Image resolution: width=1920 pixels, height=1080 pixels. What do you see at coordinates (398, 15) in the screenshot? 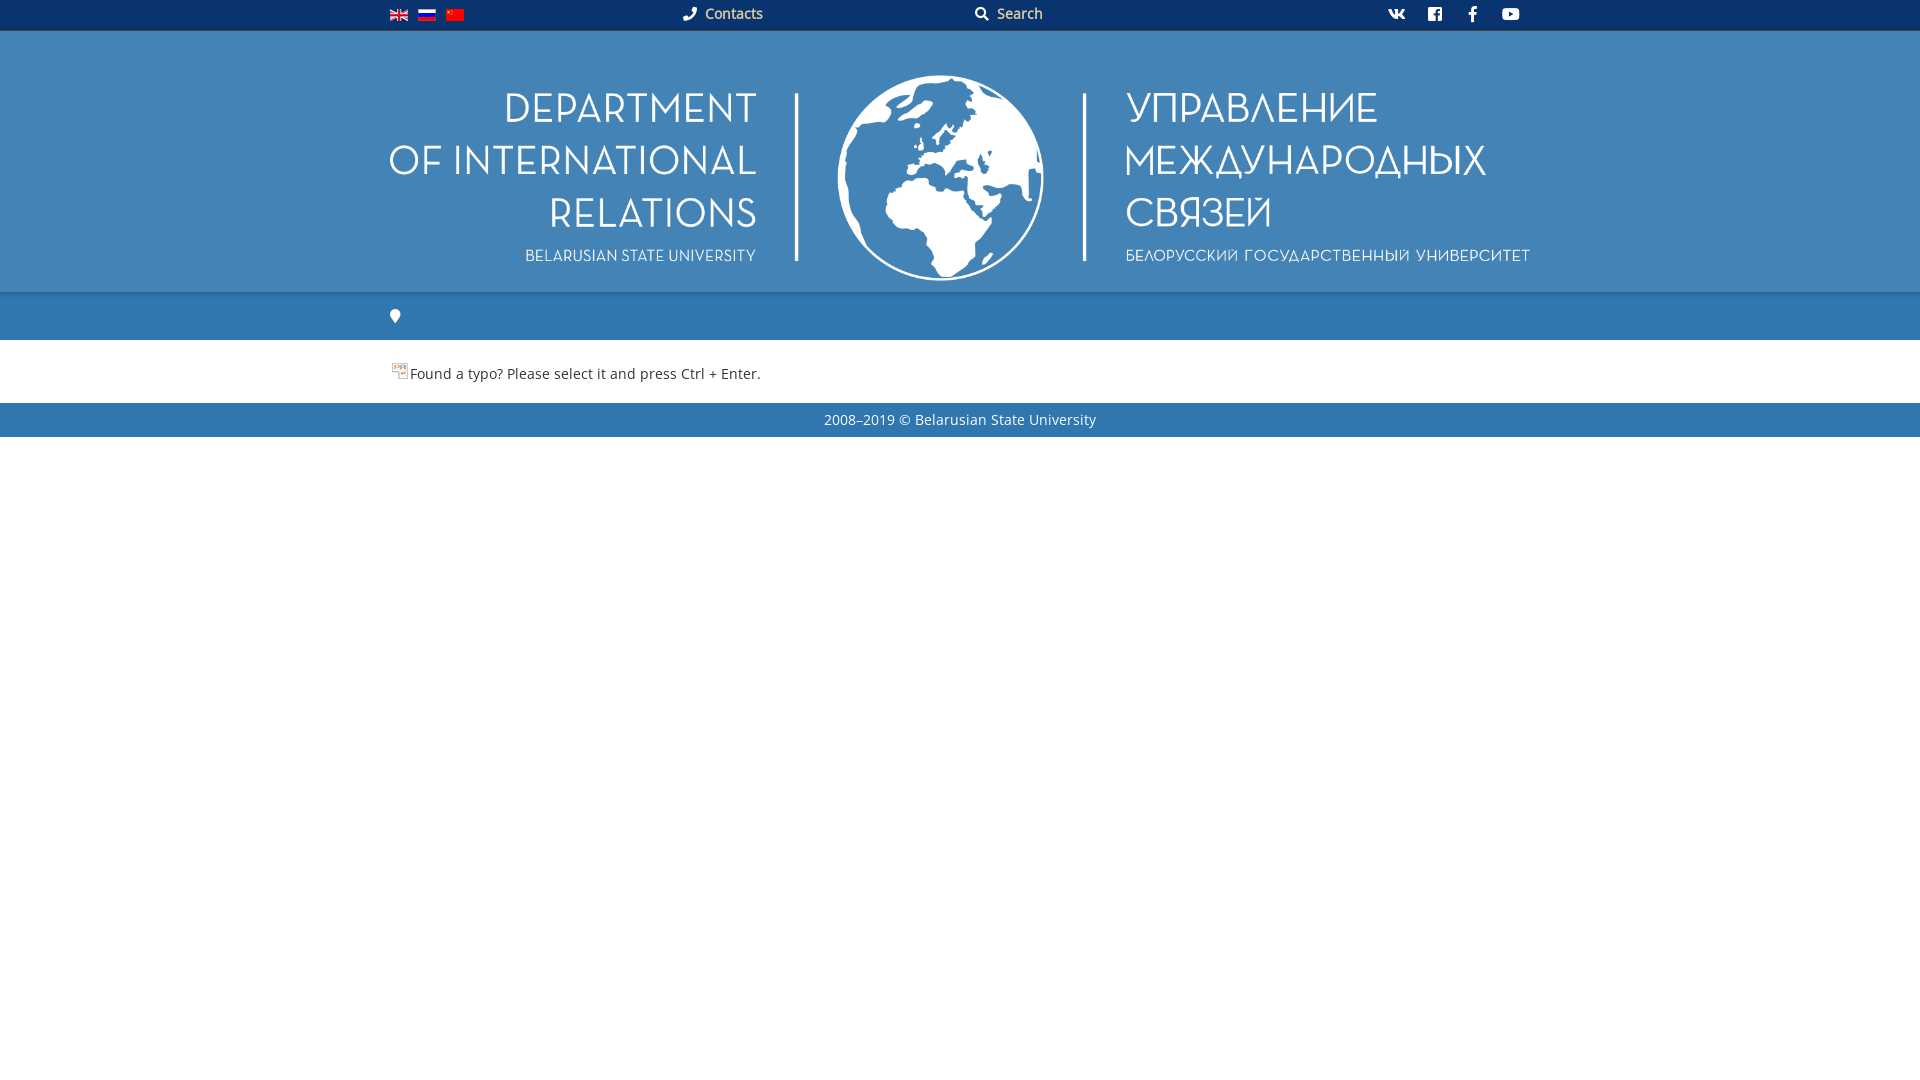
I see `'English (UK)'` at bounding box center [398, 15].